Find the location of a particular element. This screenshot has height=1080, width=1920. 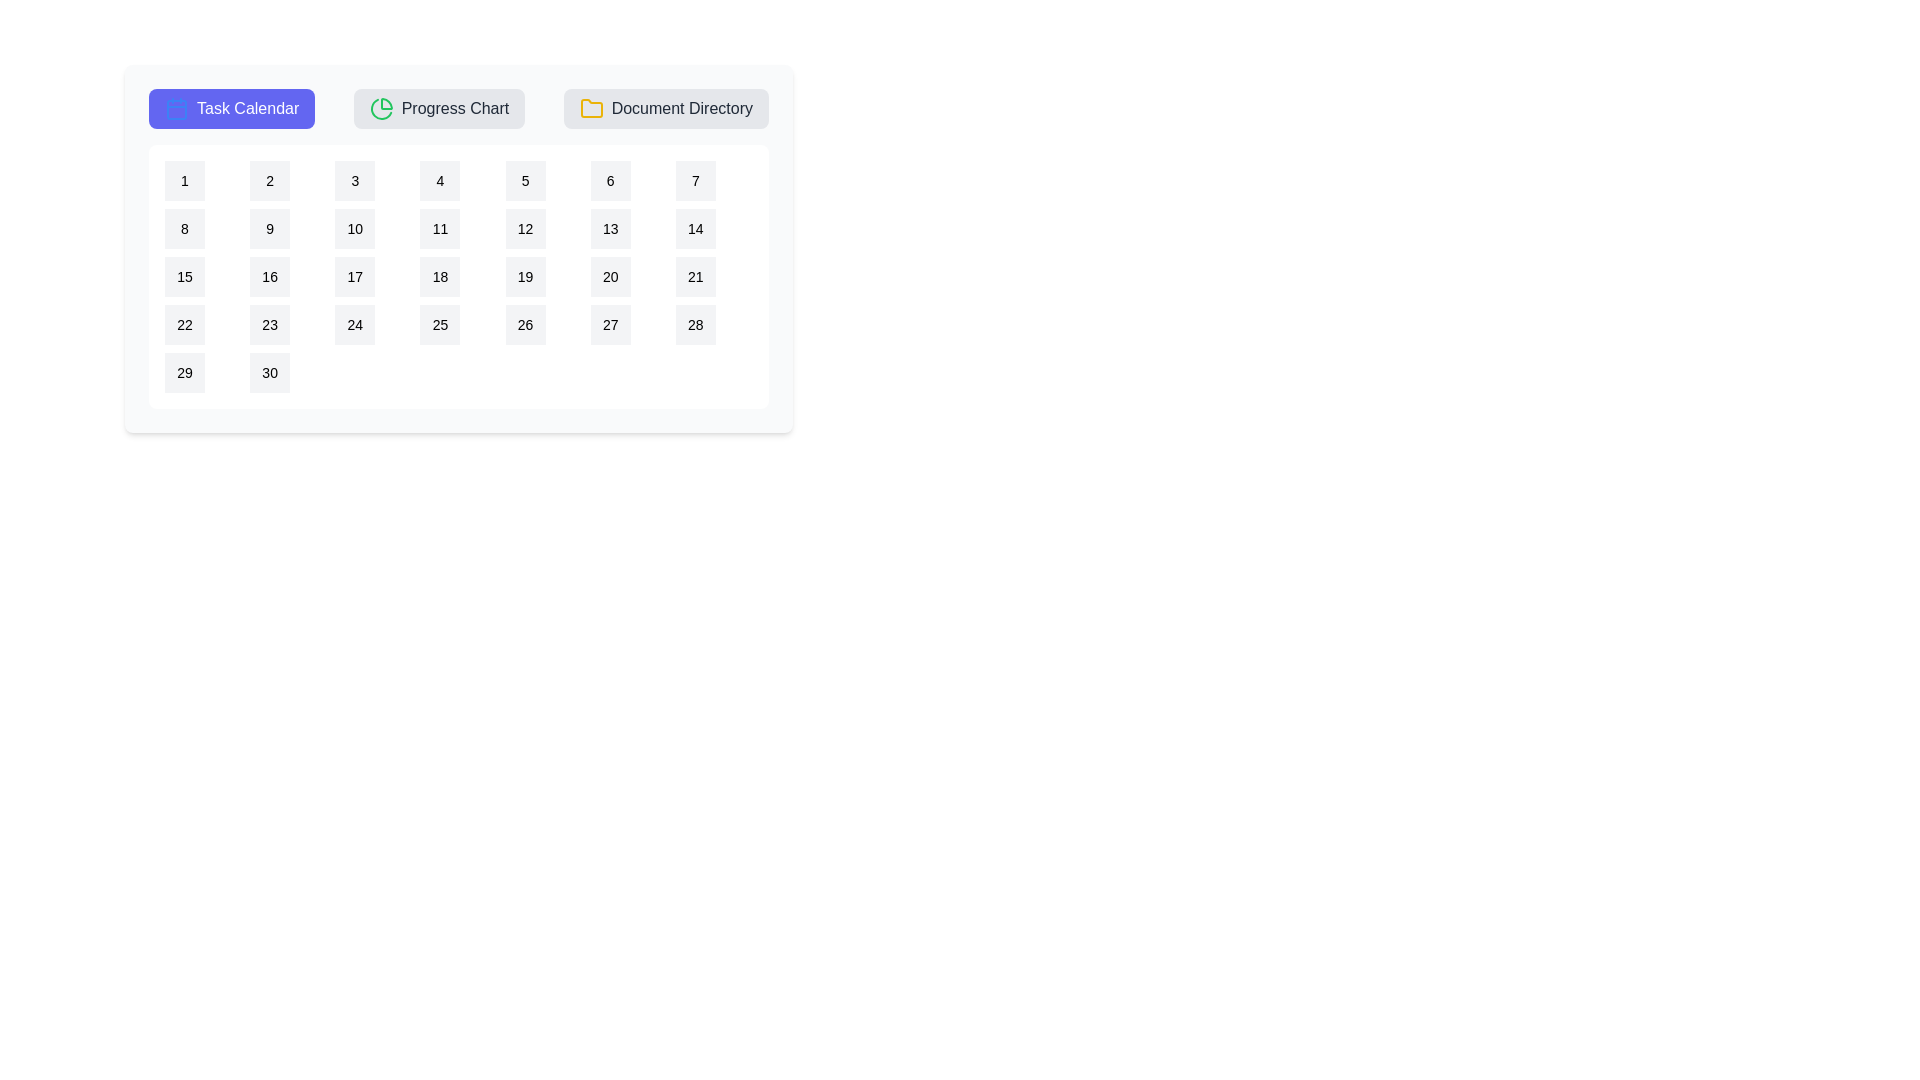

the Document Directory tab is located at coordinates (666, 108).